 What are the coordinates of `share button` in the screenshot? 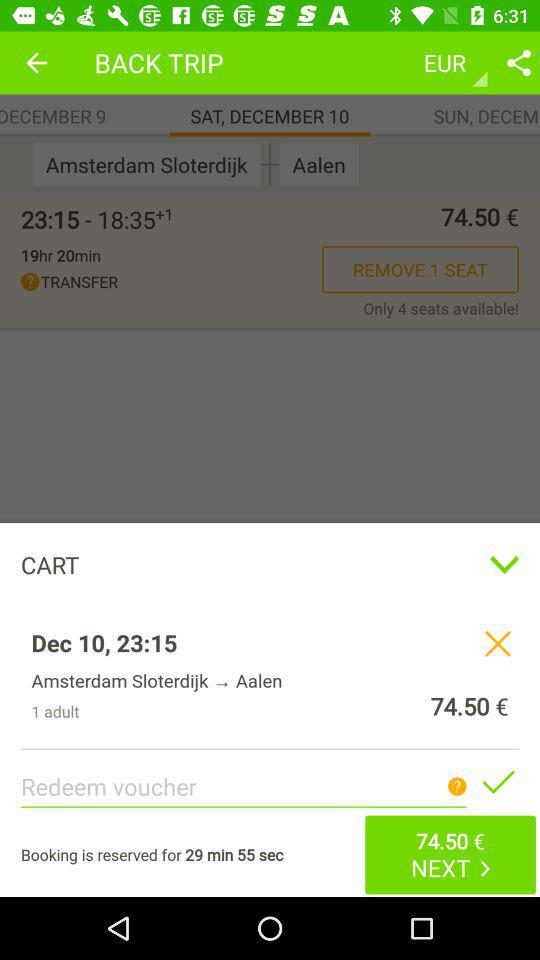 It's located at (518, 62).